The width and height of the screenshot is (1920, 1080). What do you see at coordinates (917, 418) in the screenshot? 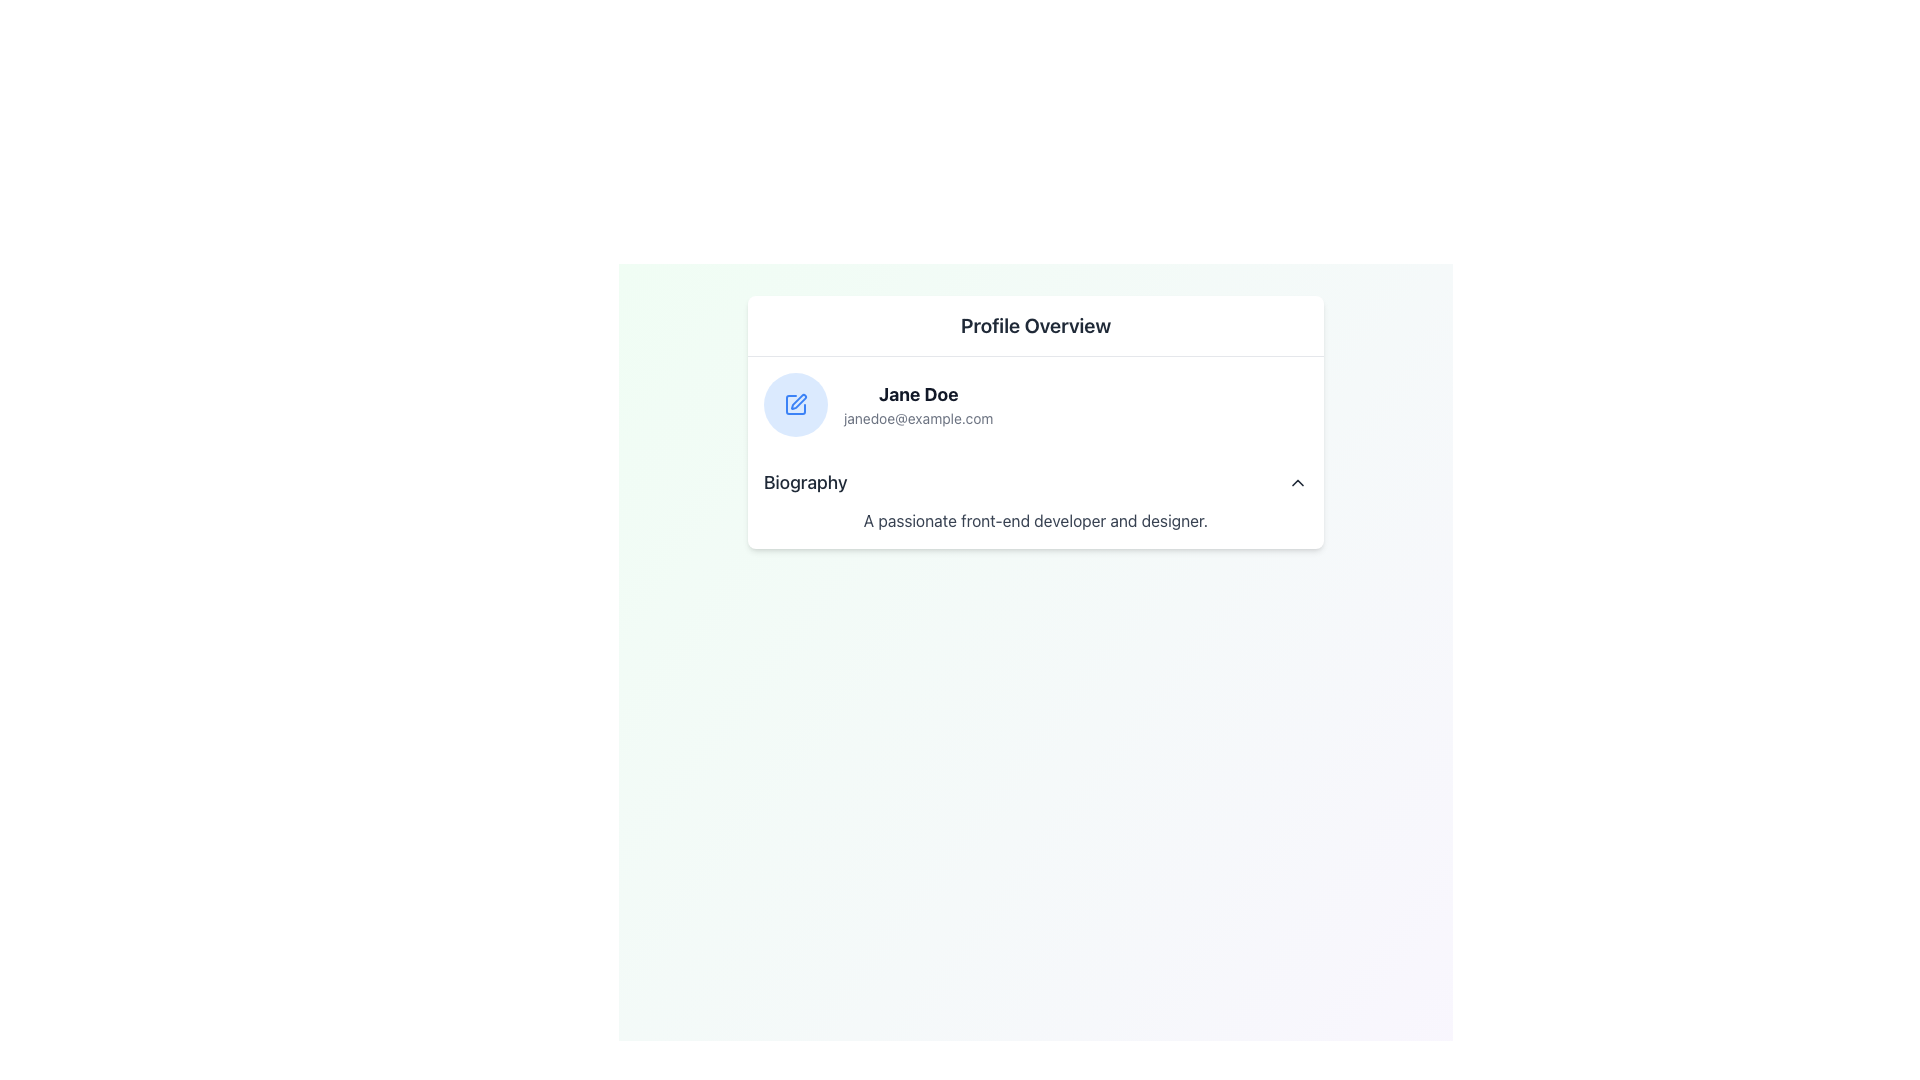
I see `the text label displaying the email address 'janedoe@example.com', which is located beneath the name 'Jane Doe' and to the right side of the layout` at bounding box center [917, 418].